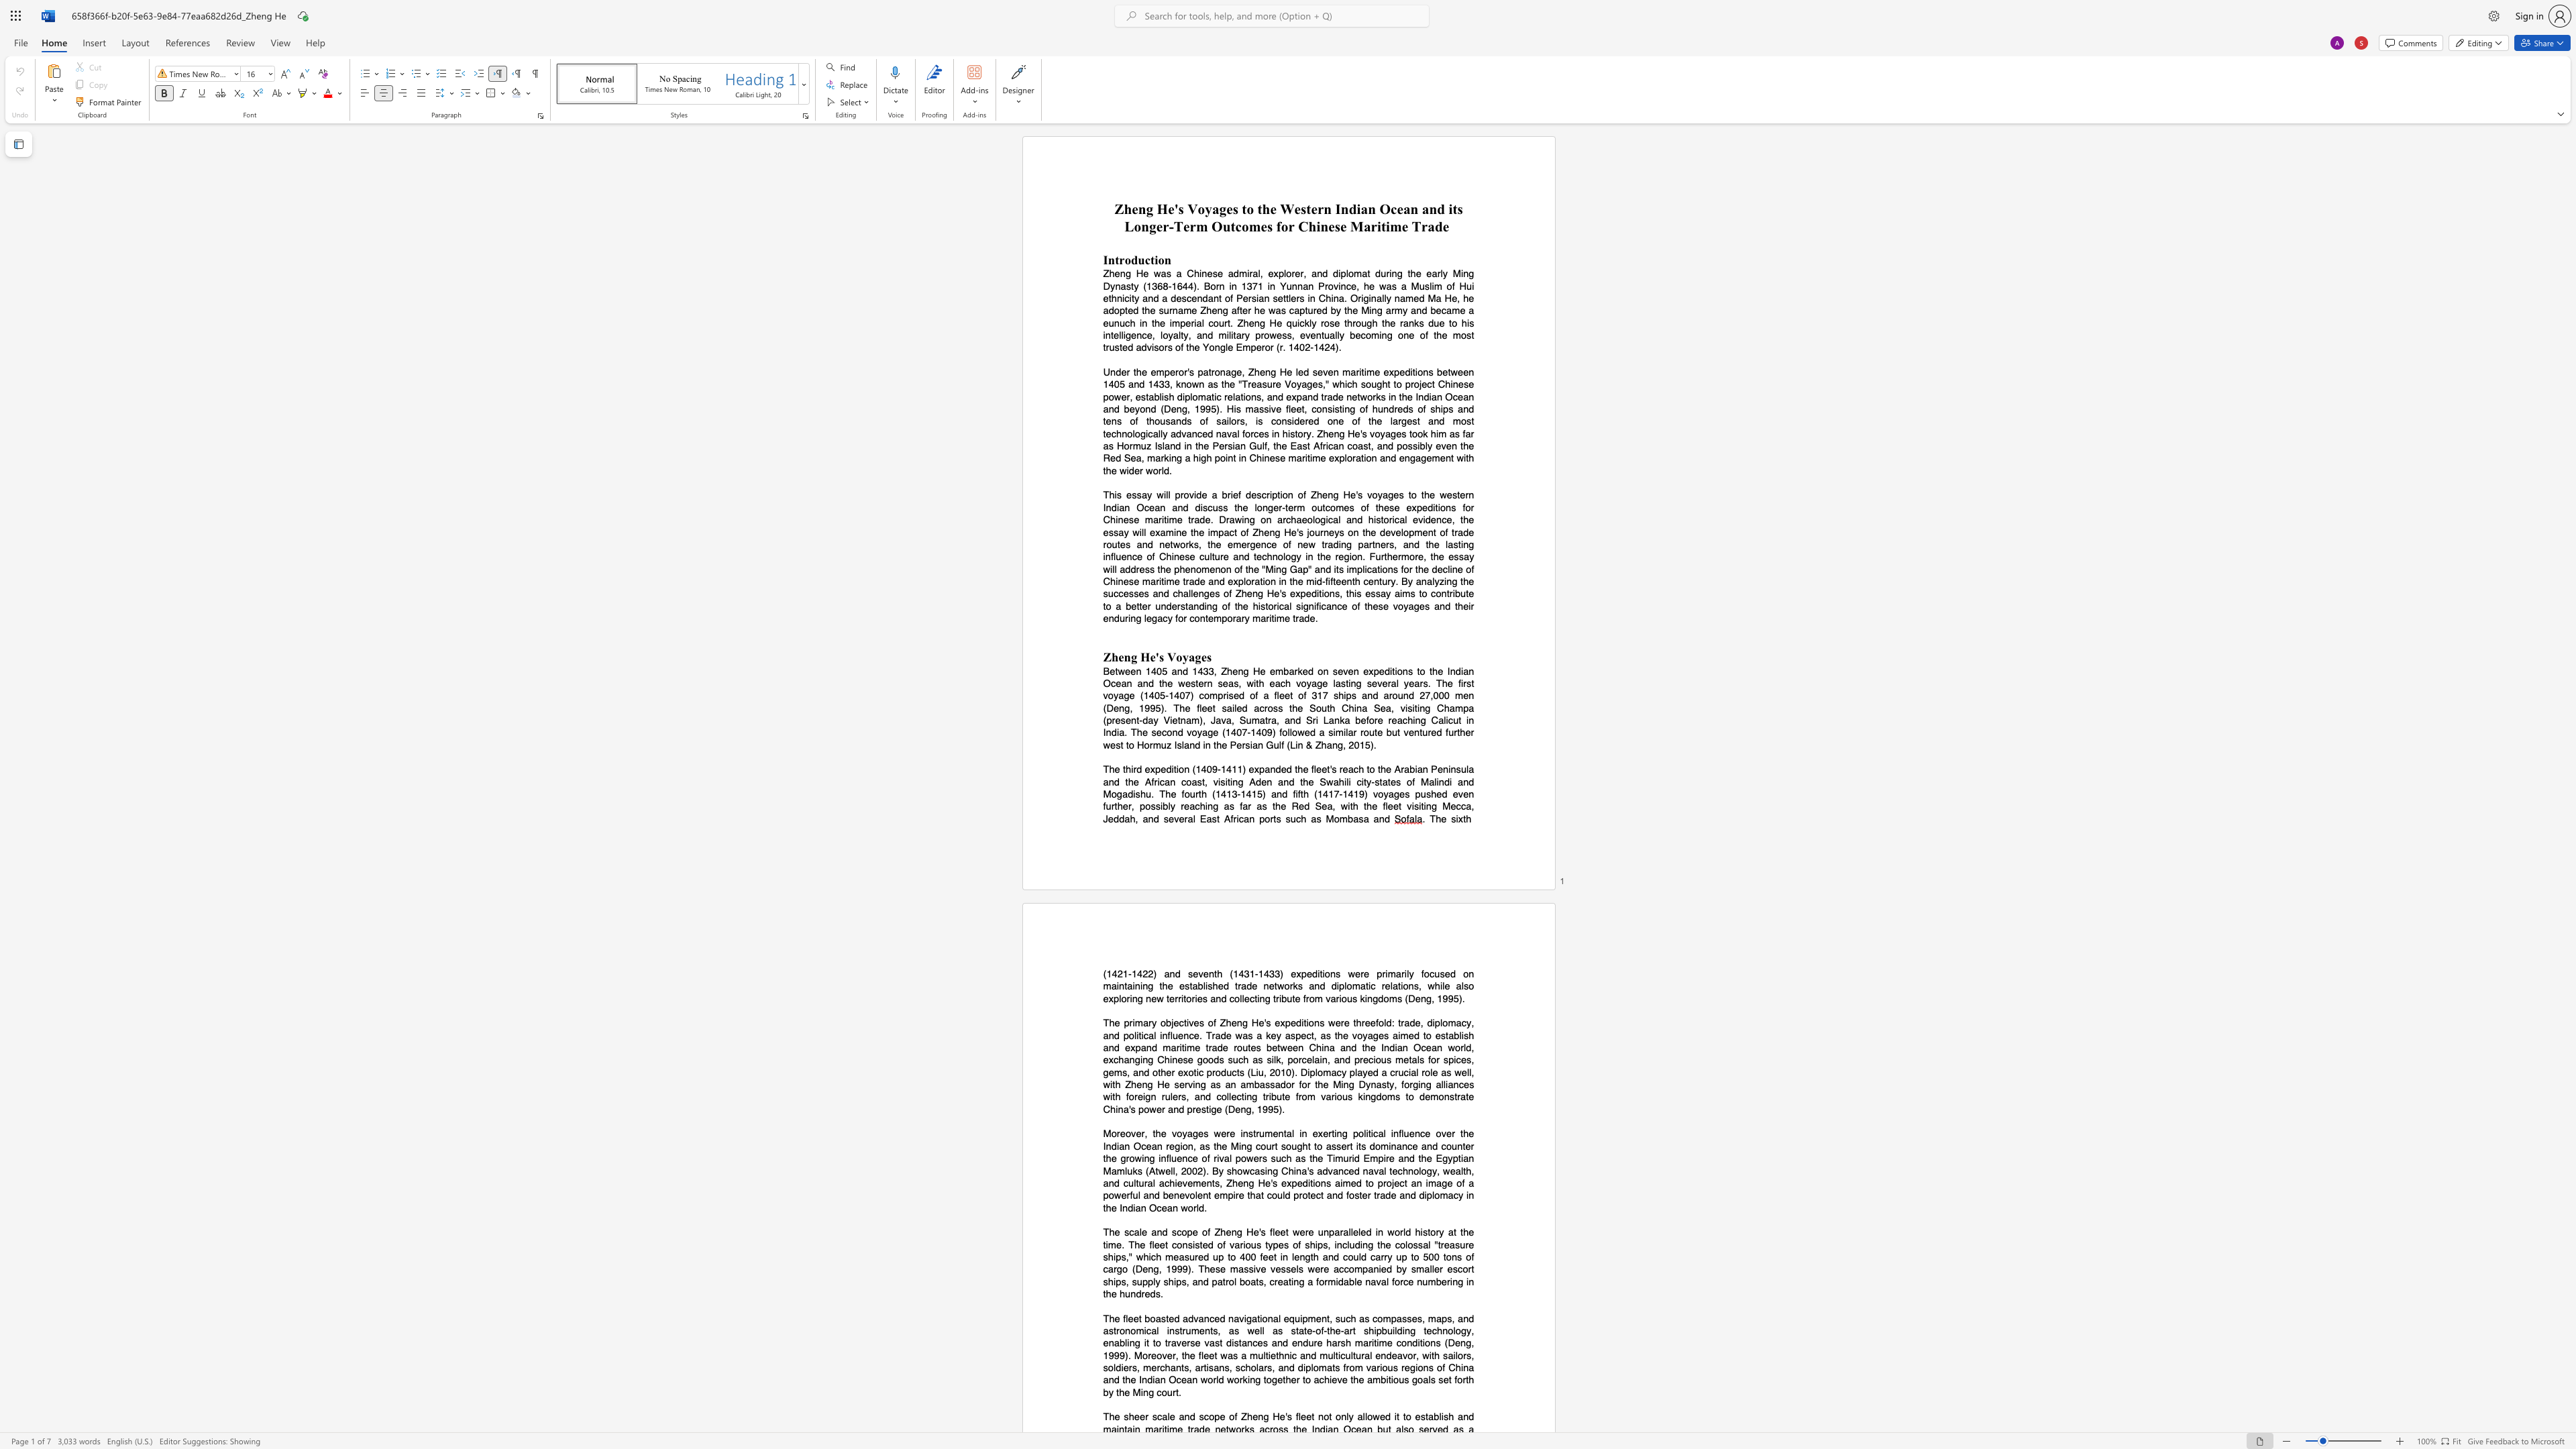  Describe the element at coordinates (1300, 972) in the screenshot. I see `the subset text "peditions were primar" within the text "(1421-1422) and seventh (1431-1433) expeditions were primarily focused on"` at that location.